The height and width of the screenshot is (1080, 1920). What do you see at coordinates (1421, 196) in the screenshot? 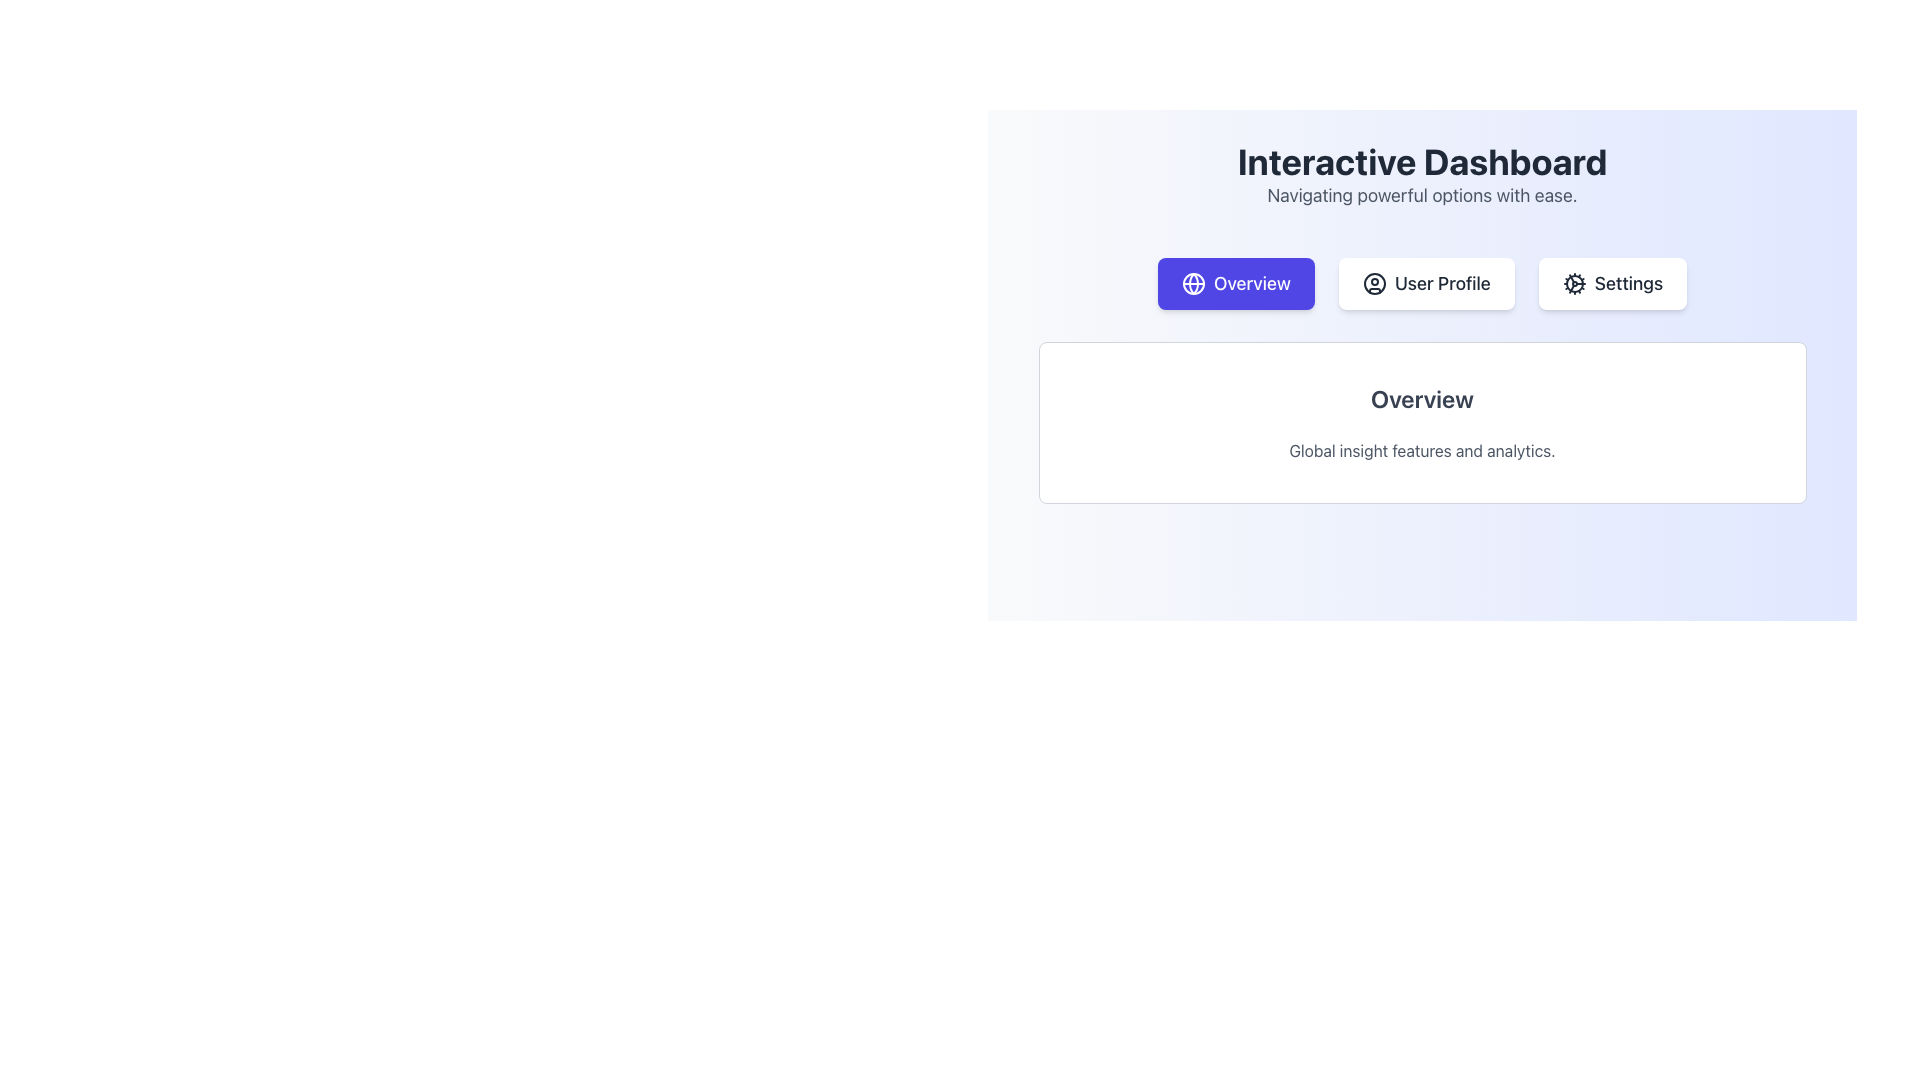
I see `the static text element that reads 'Navigating powerful options with ease.' which is displayed in light gray color and is centered below the title 'Interactive Dashboard'` at bounding box center [1421, 196].